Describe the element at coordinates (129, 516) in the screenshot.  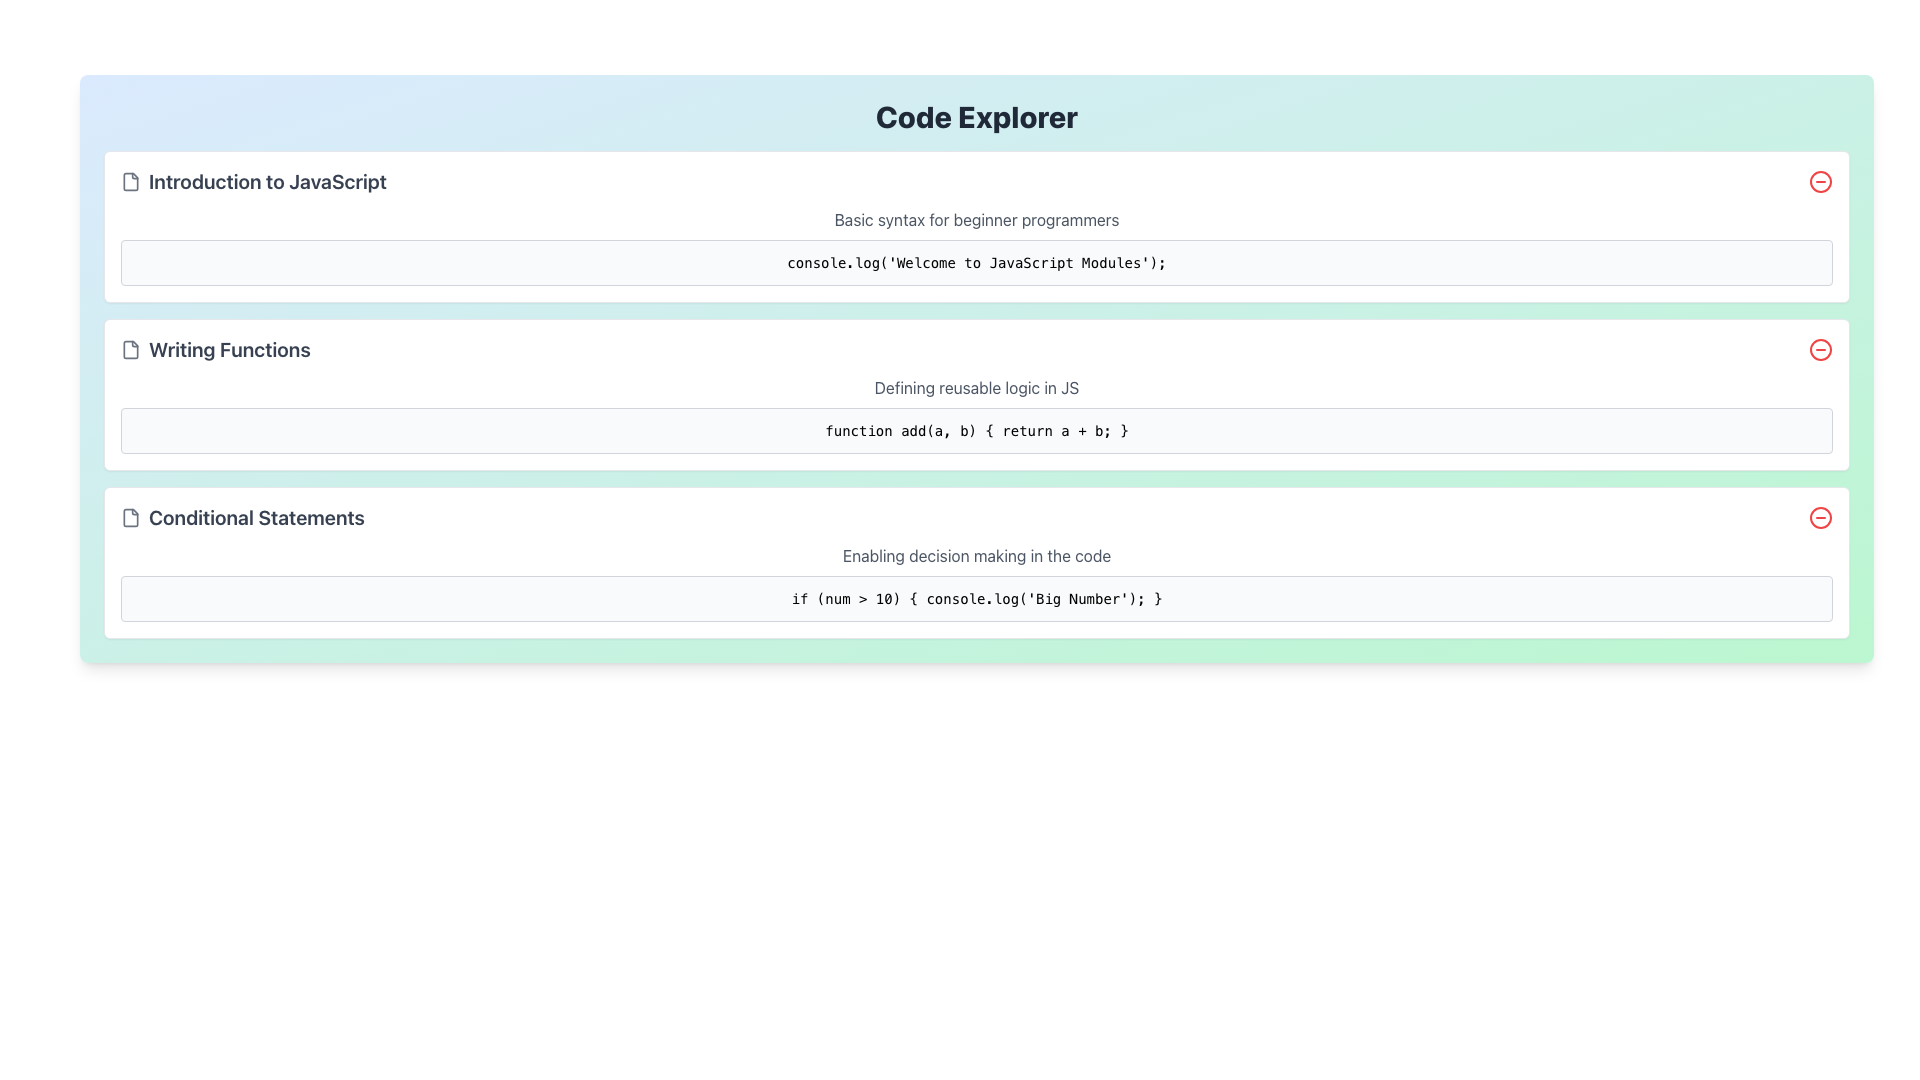
I see `the file or document icon representing the 'Conditional Statements' entry, which is located to the left of the text in the third section of the list` at that location.